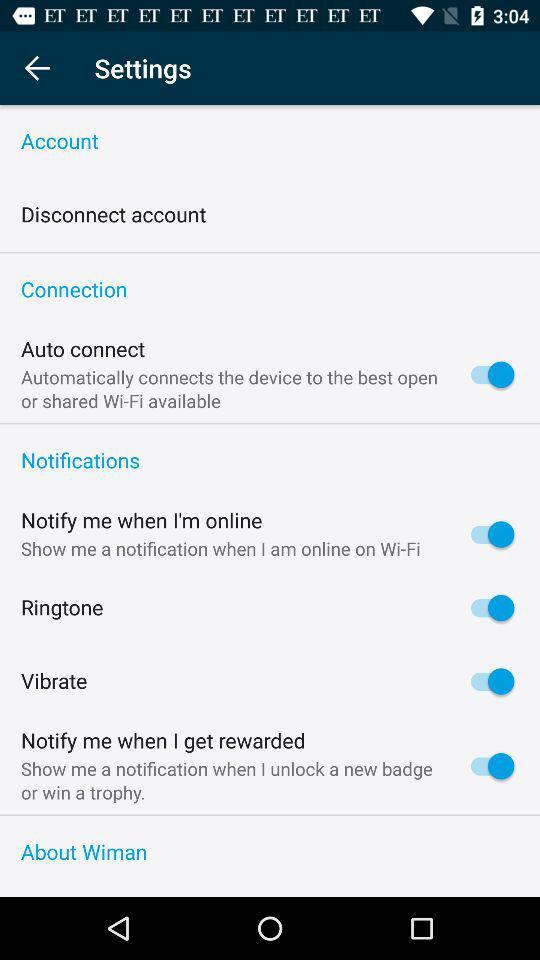  What do you see at coordinates (270, 815) in the screenshot?
I see `the icon above the about wiman item` at bounding box center [270, 815].